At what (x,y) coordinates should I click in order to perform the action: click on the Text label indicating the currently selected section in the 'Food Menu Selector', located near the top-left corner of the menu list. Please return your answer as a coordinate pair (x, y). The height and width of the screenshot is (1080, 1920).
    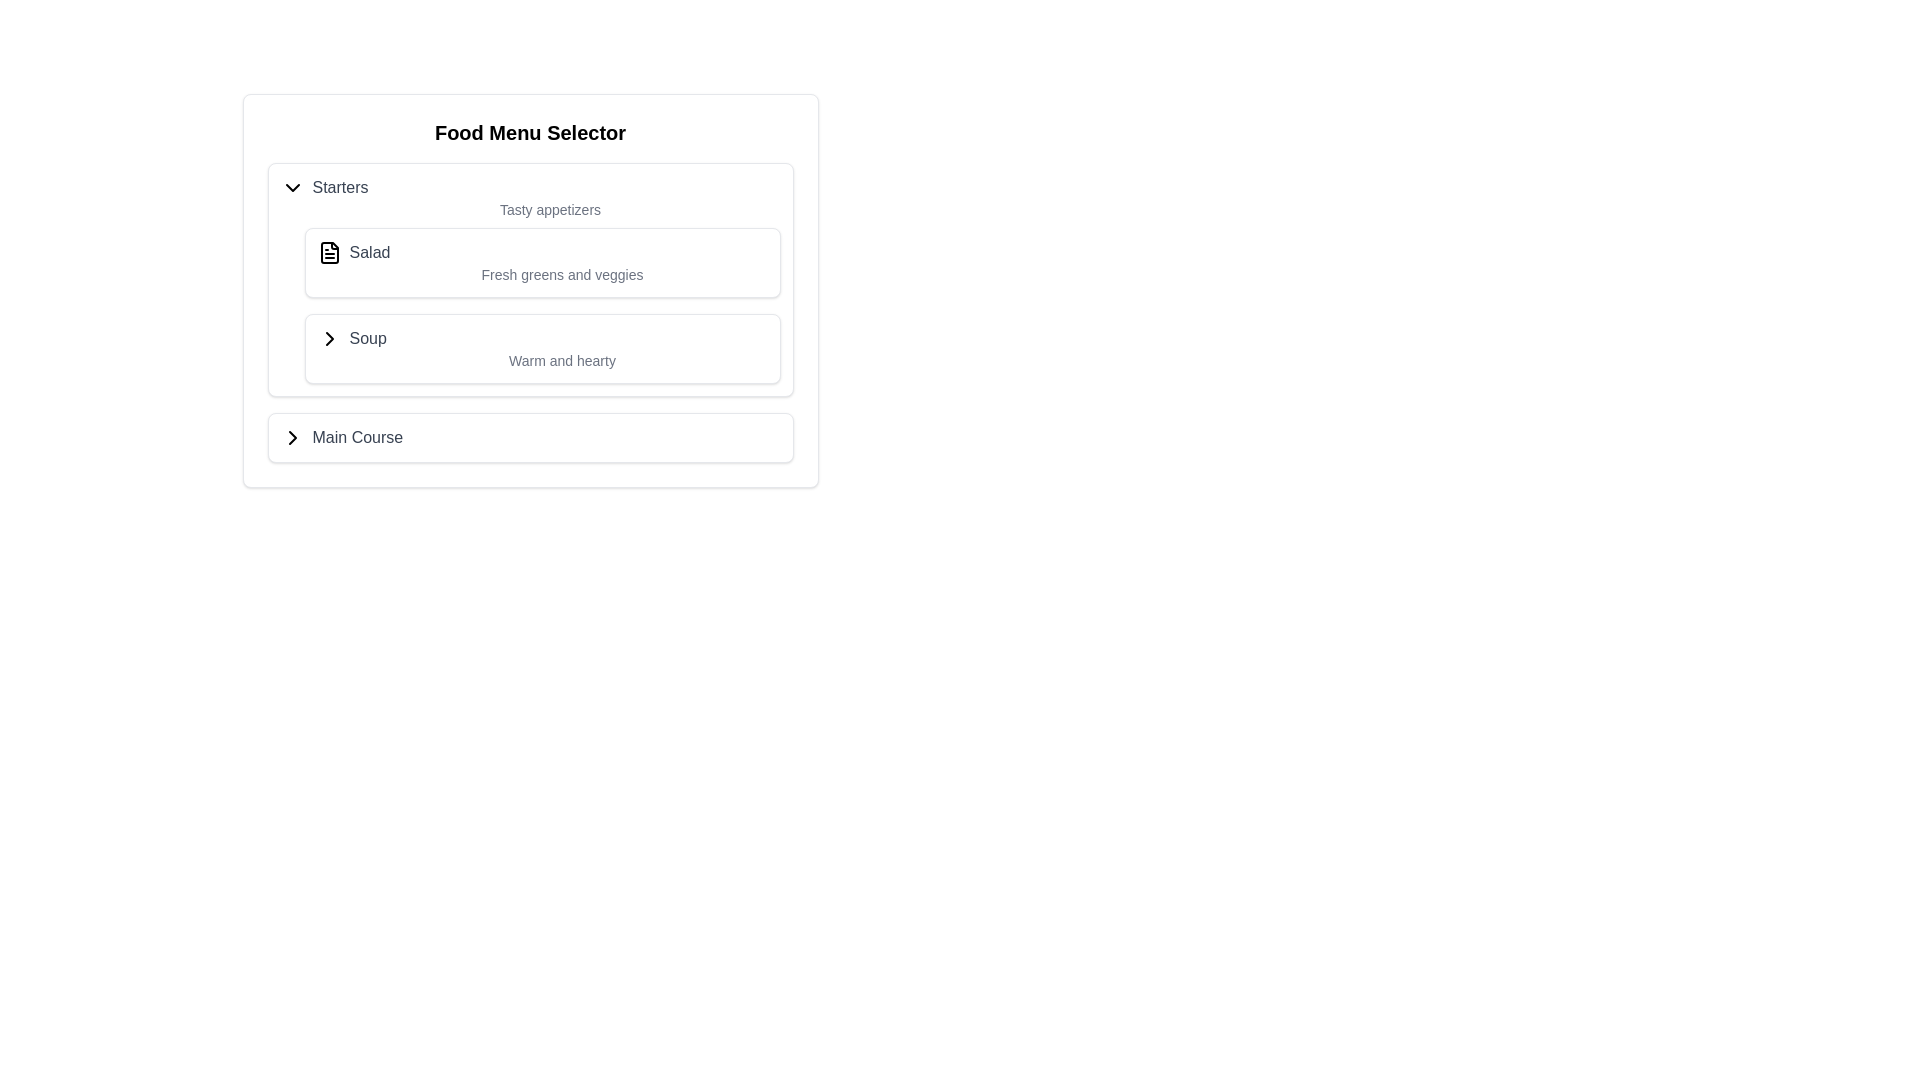
    Looking at the image, I should click on (340, 188).